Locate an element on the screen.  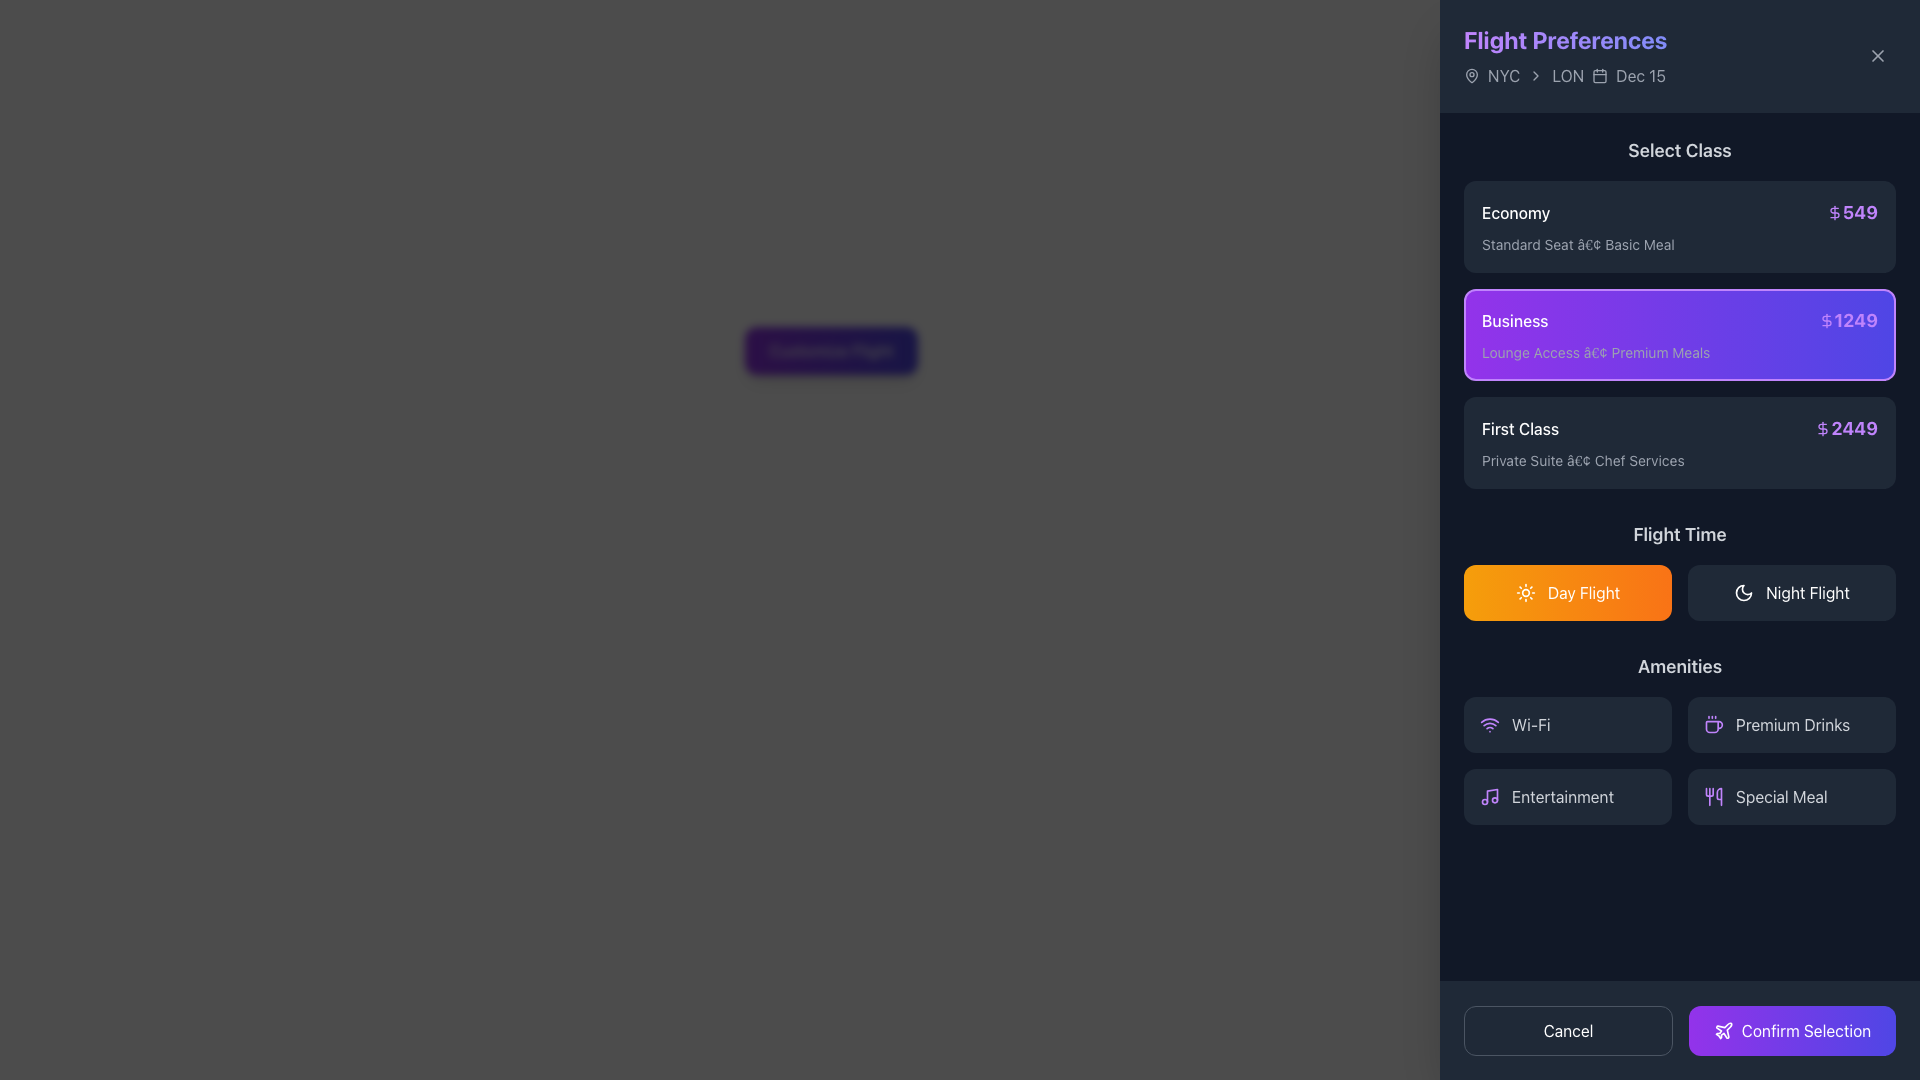
the 'Premium Drinks' icon, which serves as a visual identifier for the amenity is located at coordinates (1712, 725).